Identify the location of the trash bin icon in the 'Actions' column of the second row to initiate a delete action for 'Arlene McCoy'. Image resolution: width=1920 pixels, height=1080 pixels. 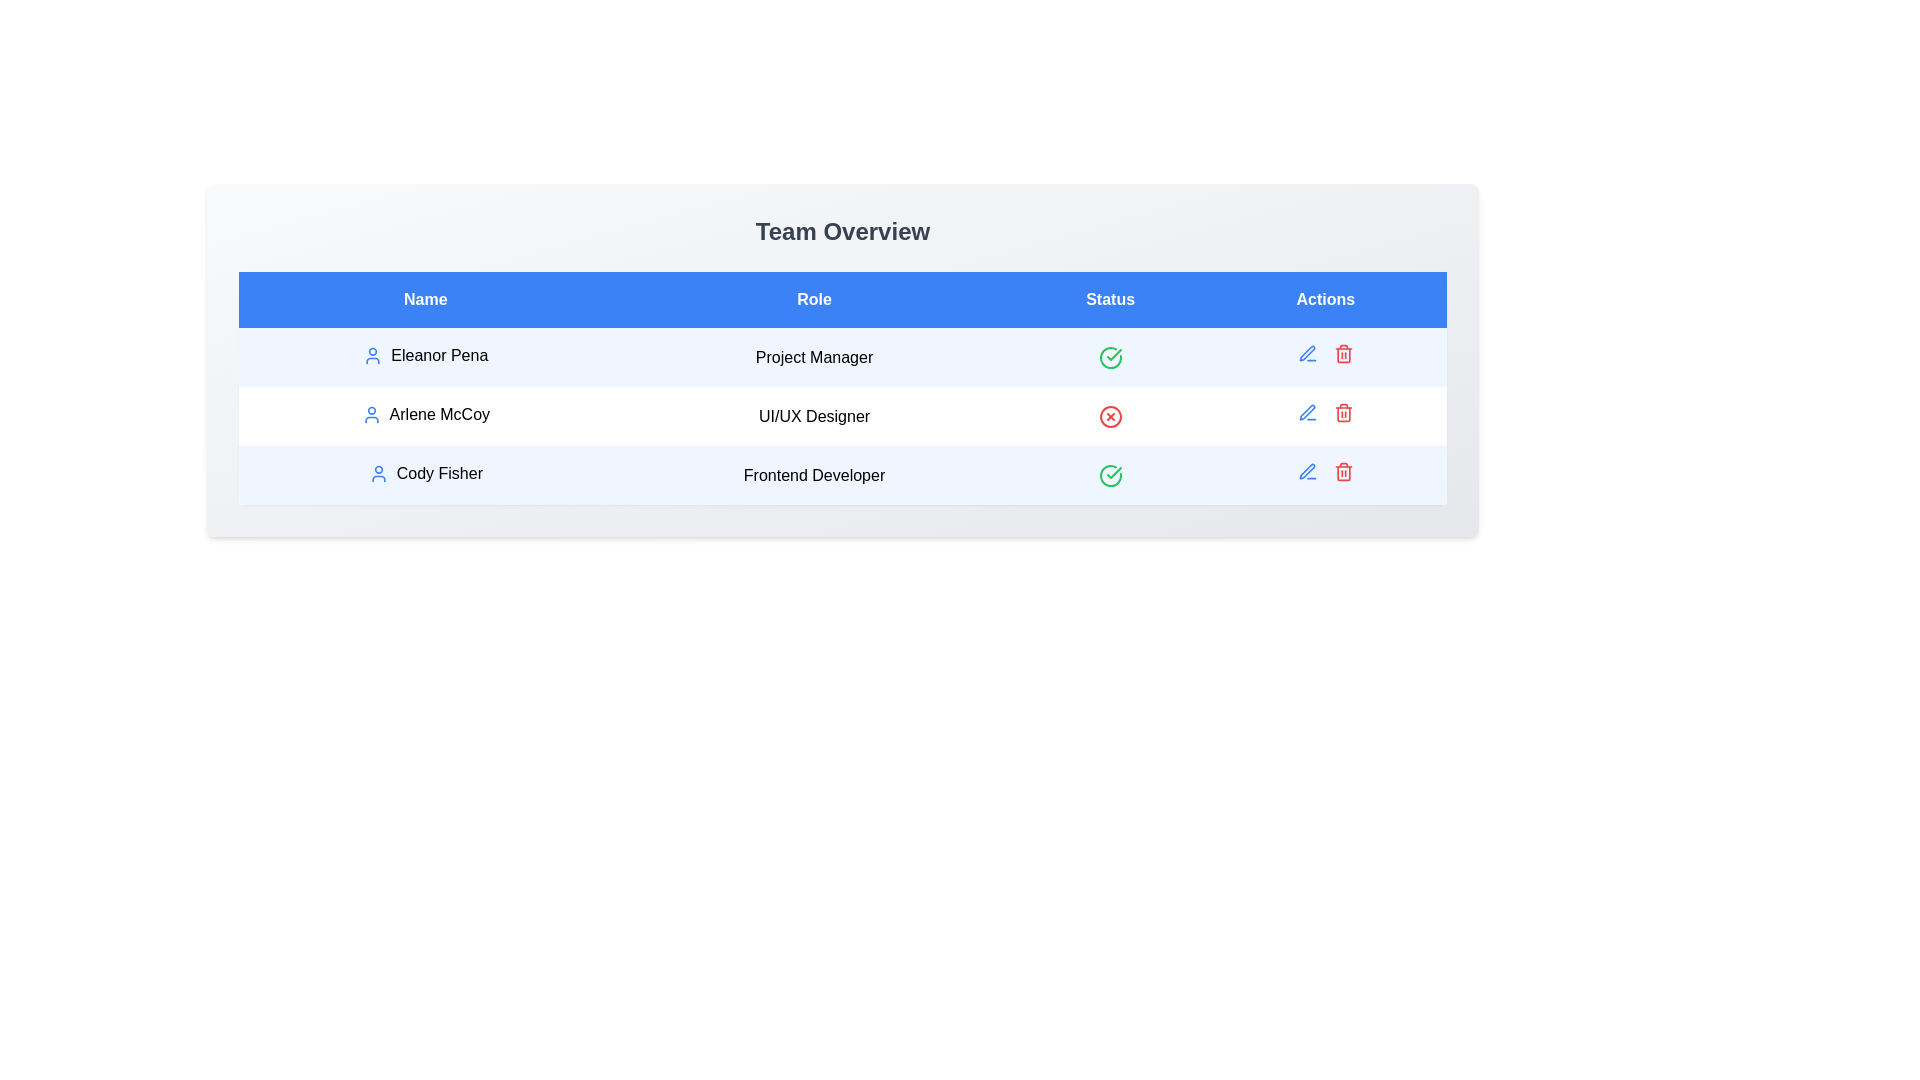
(1344, 354).